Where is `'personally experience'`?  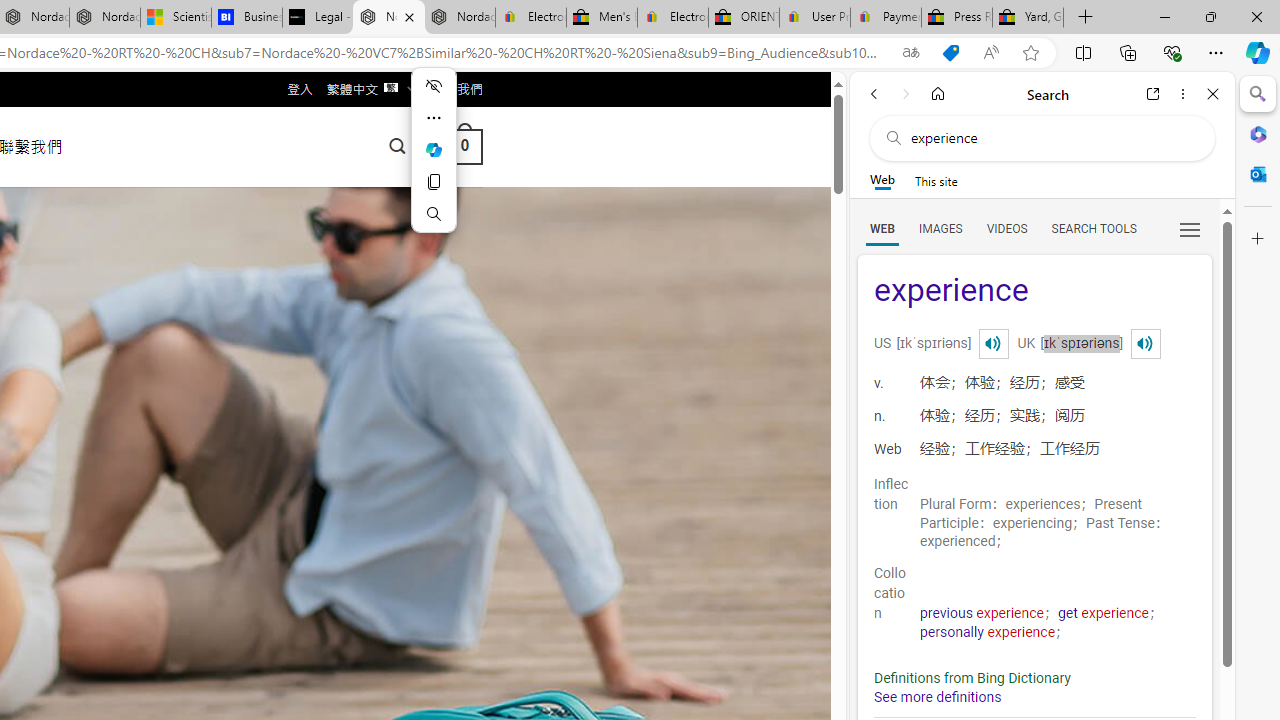 'personally experience' is located at coordinates (988, 632).